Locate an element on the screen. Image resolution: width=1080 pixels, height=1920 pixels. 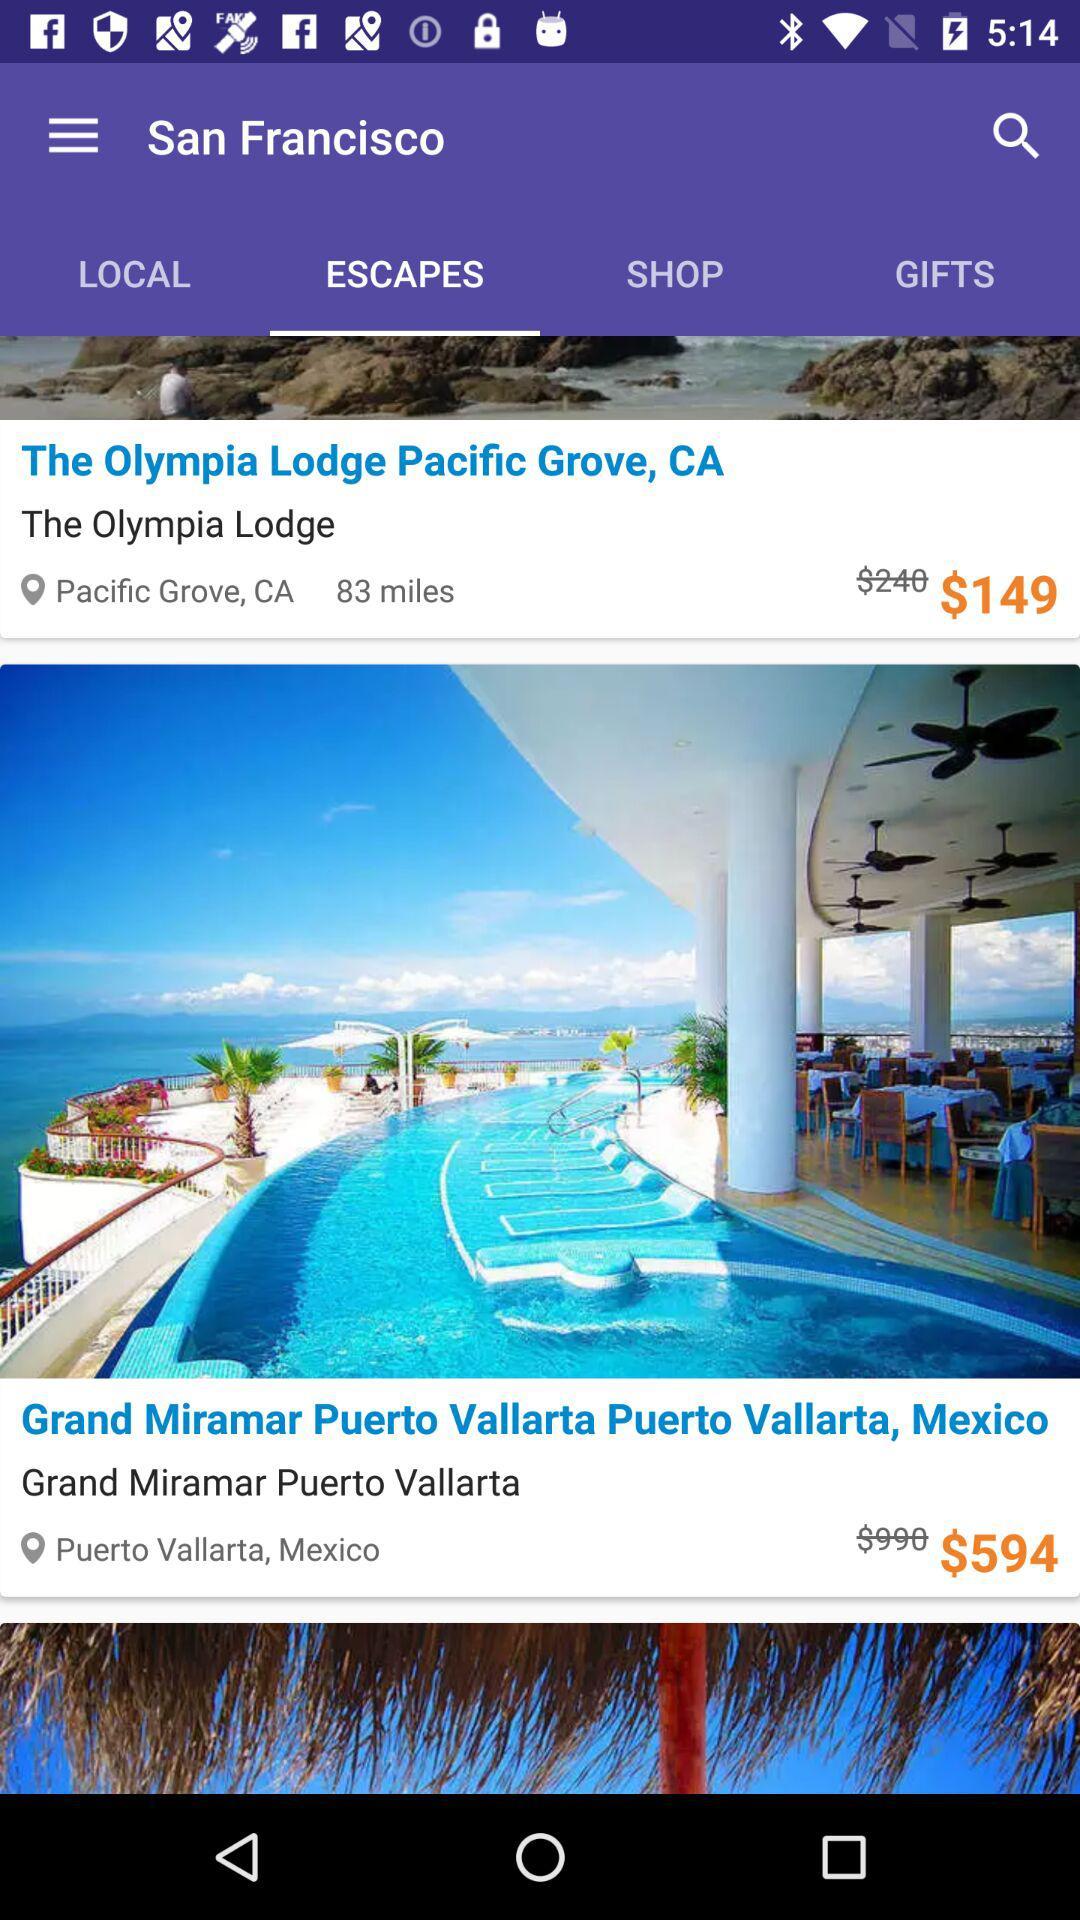
the san francisco item is located at coordinates (296, 135).